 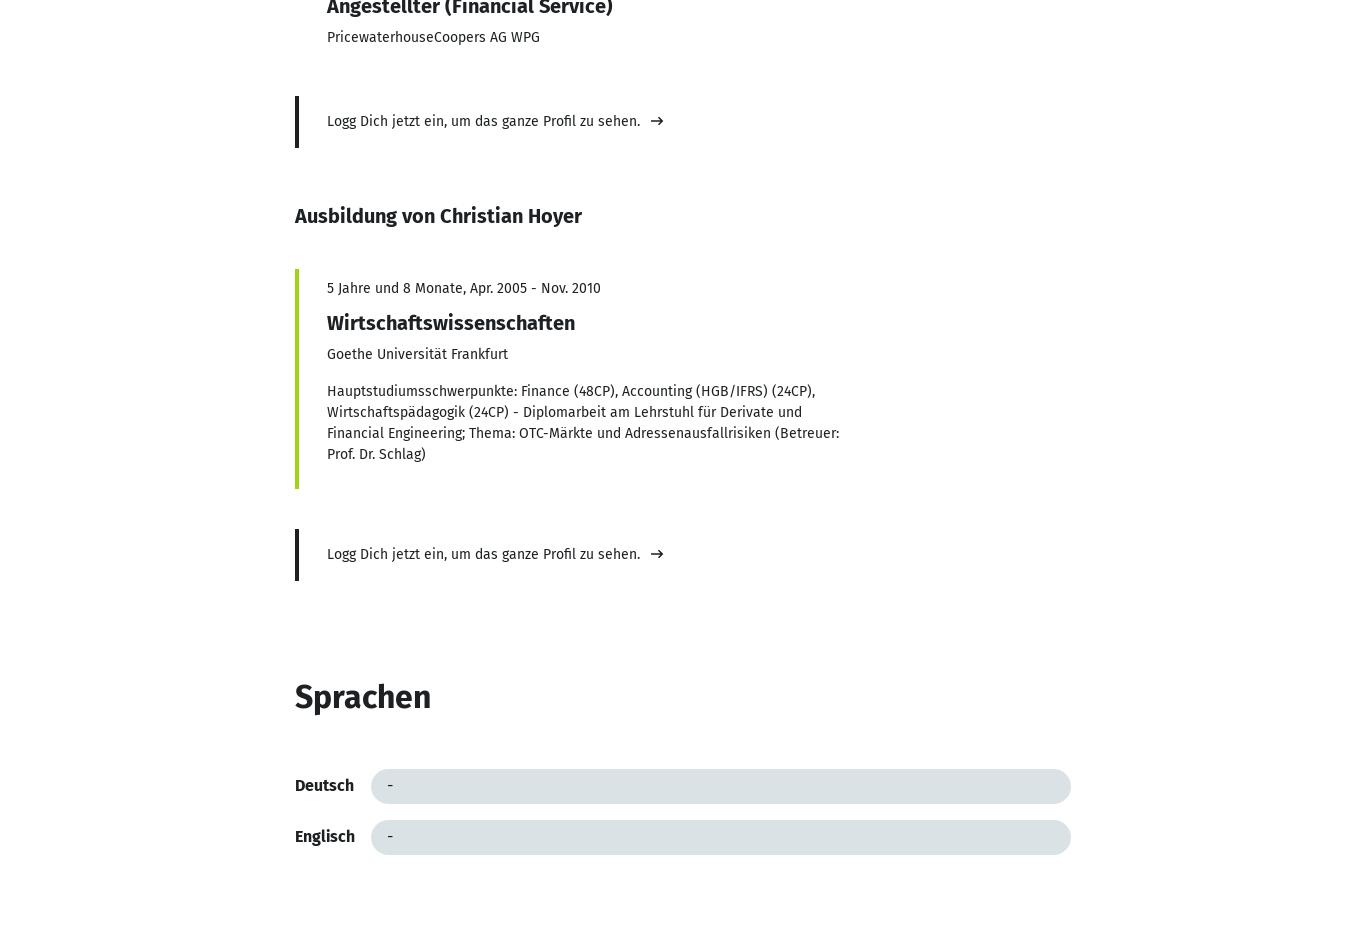 What do you see at coordinates (431, 35) in the screenshot?
I see `'PricewaterhouseCoopers AG WPG'` at bounding box center [431, 35].